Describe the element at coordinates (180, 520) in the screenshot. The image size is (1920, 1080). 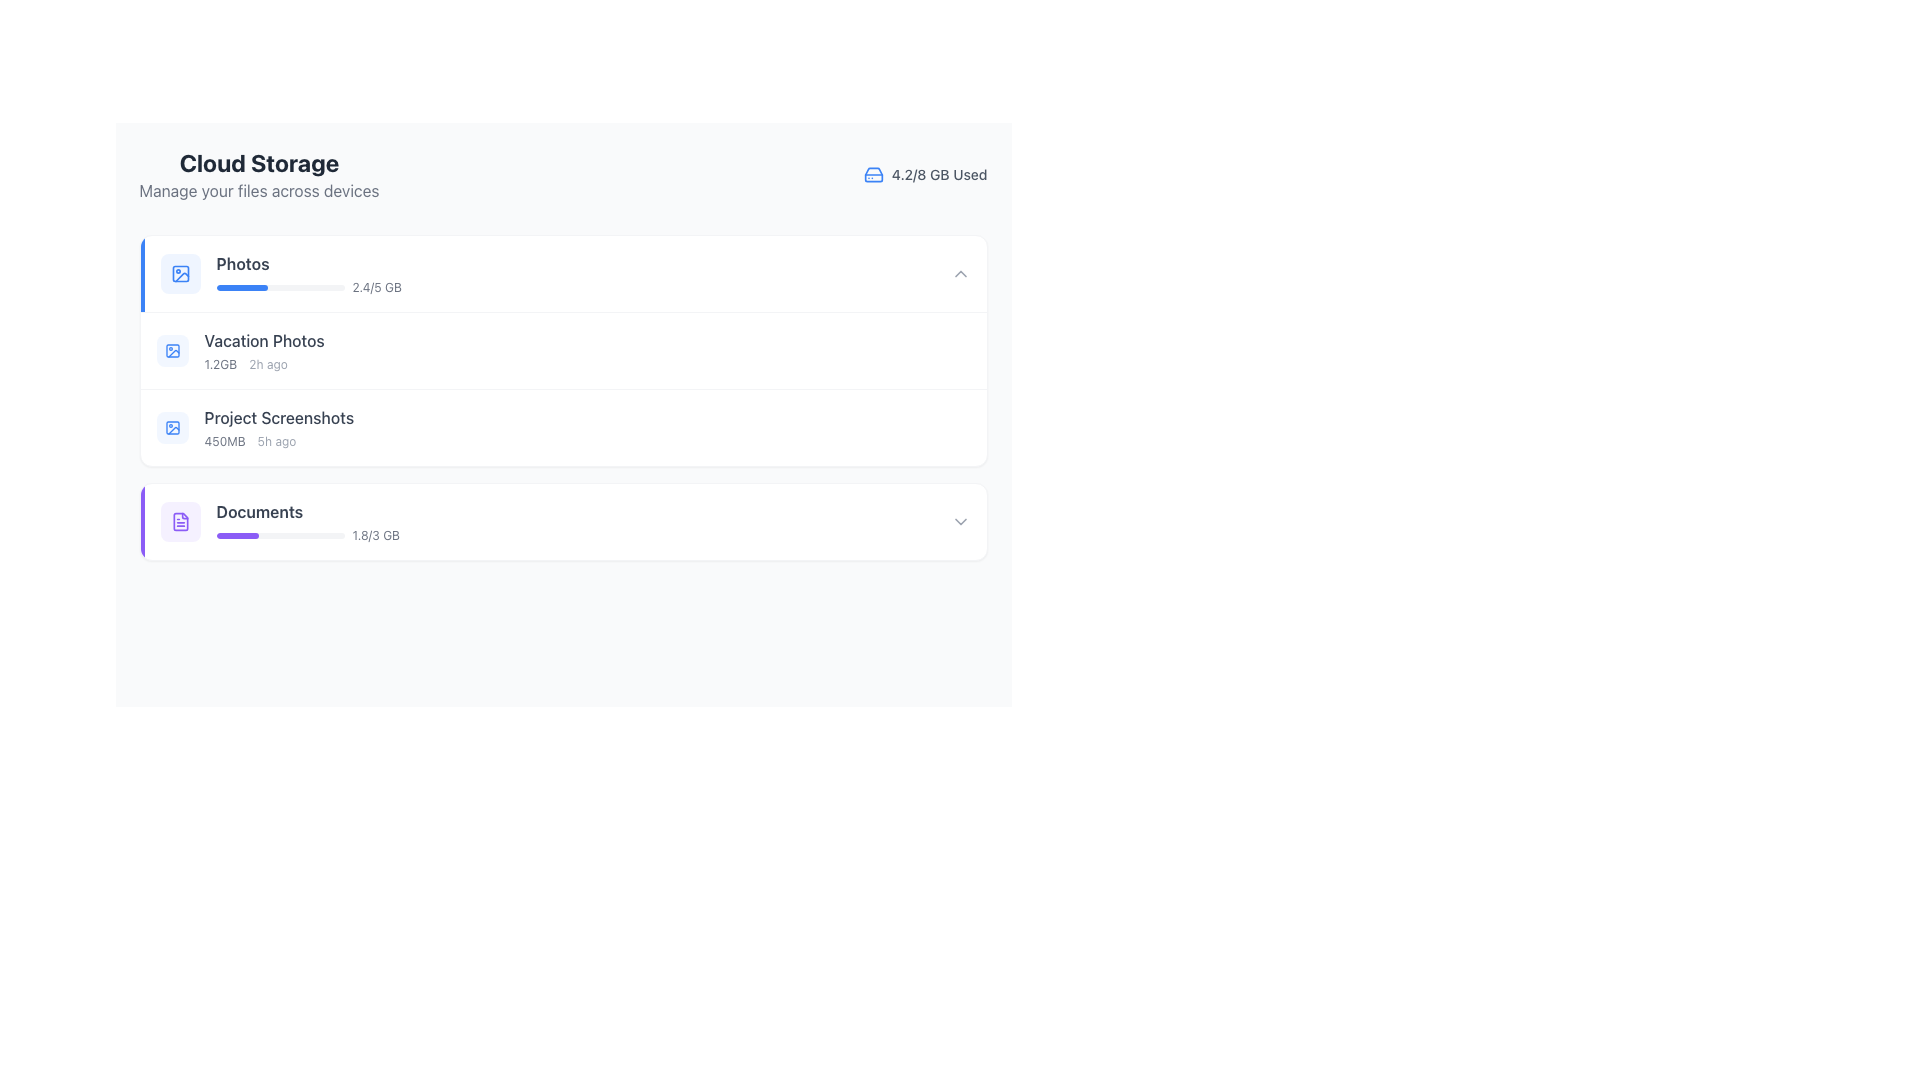
I see `the document icon located to the left of the 'Documents' list item, which is part of a horizontal layout with text and a progress bar` at that location.